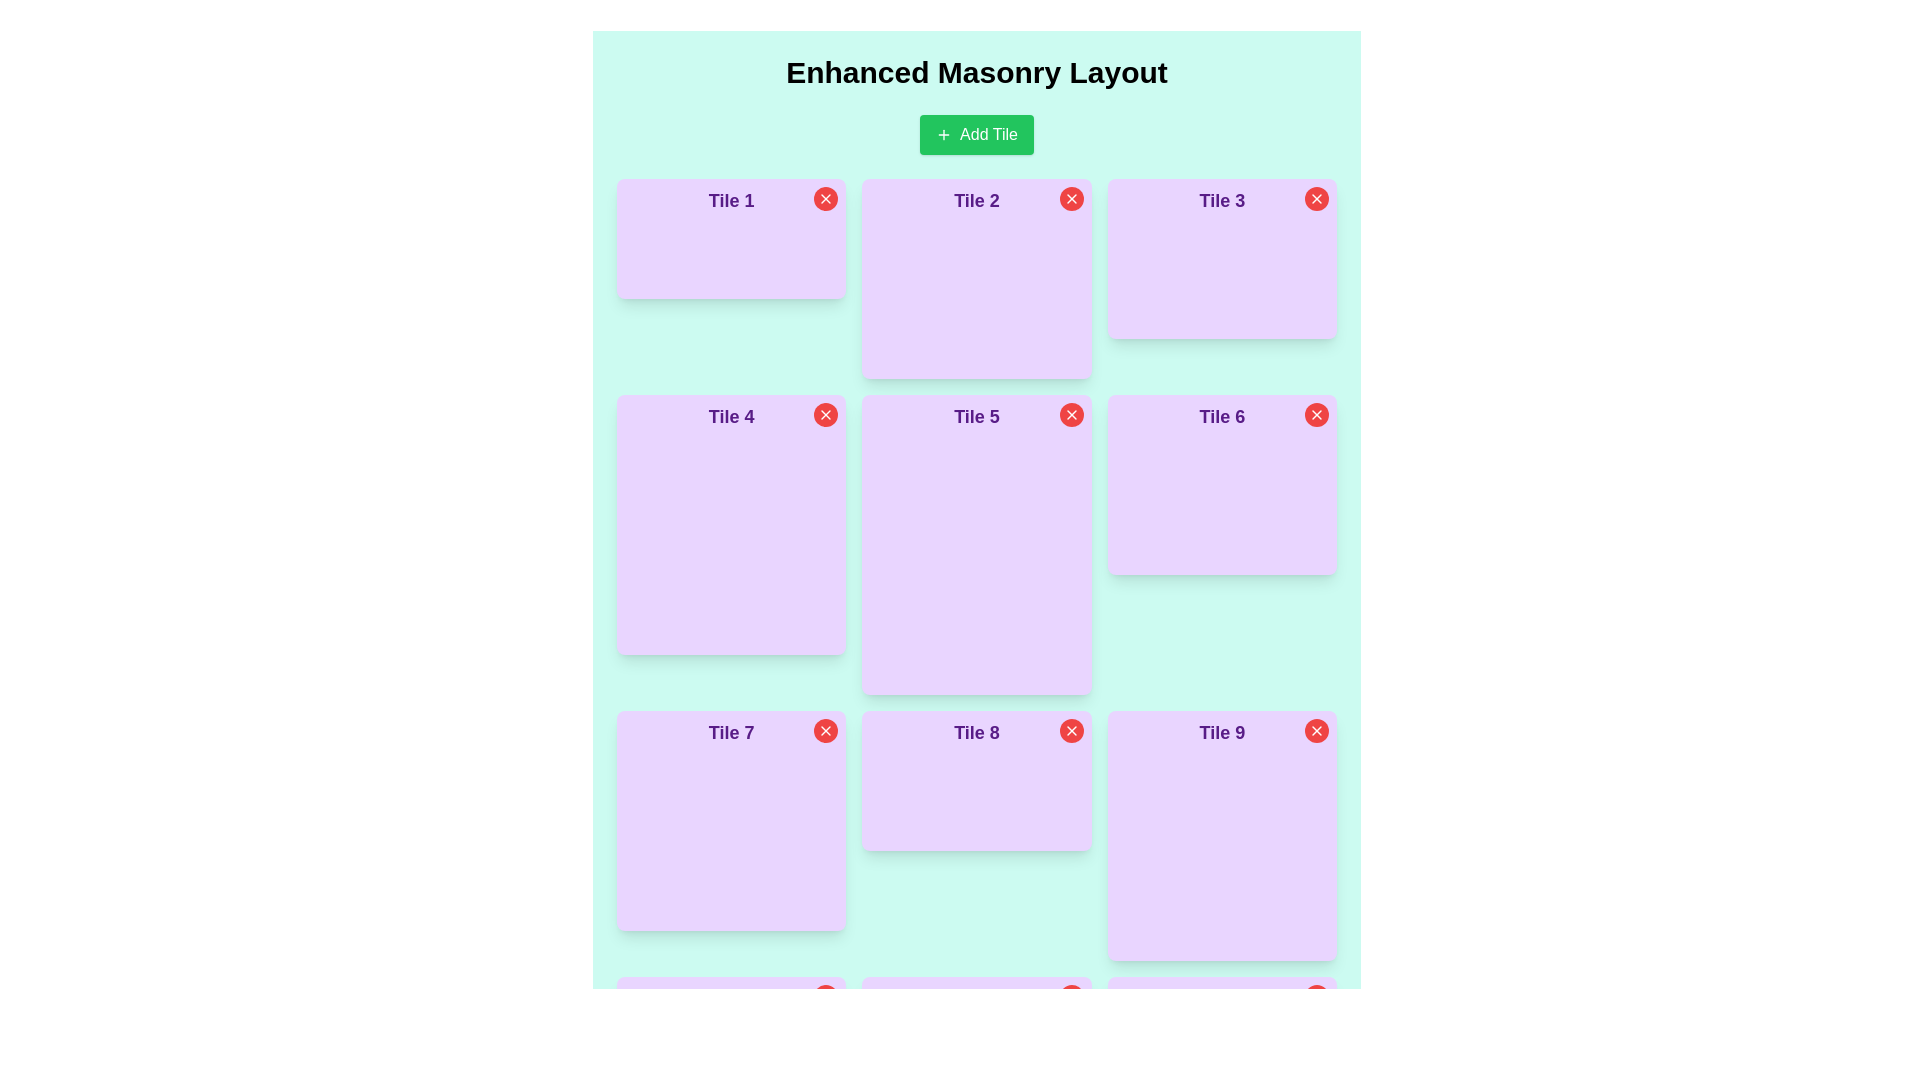 The height and width of the screenshot is (1080, 1920). Describe the element at coordinates (1316, 731) in the screenshot. I see `the delete button located at the top-right corner of 'Tile 9'` at that location.